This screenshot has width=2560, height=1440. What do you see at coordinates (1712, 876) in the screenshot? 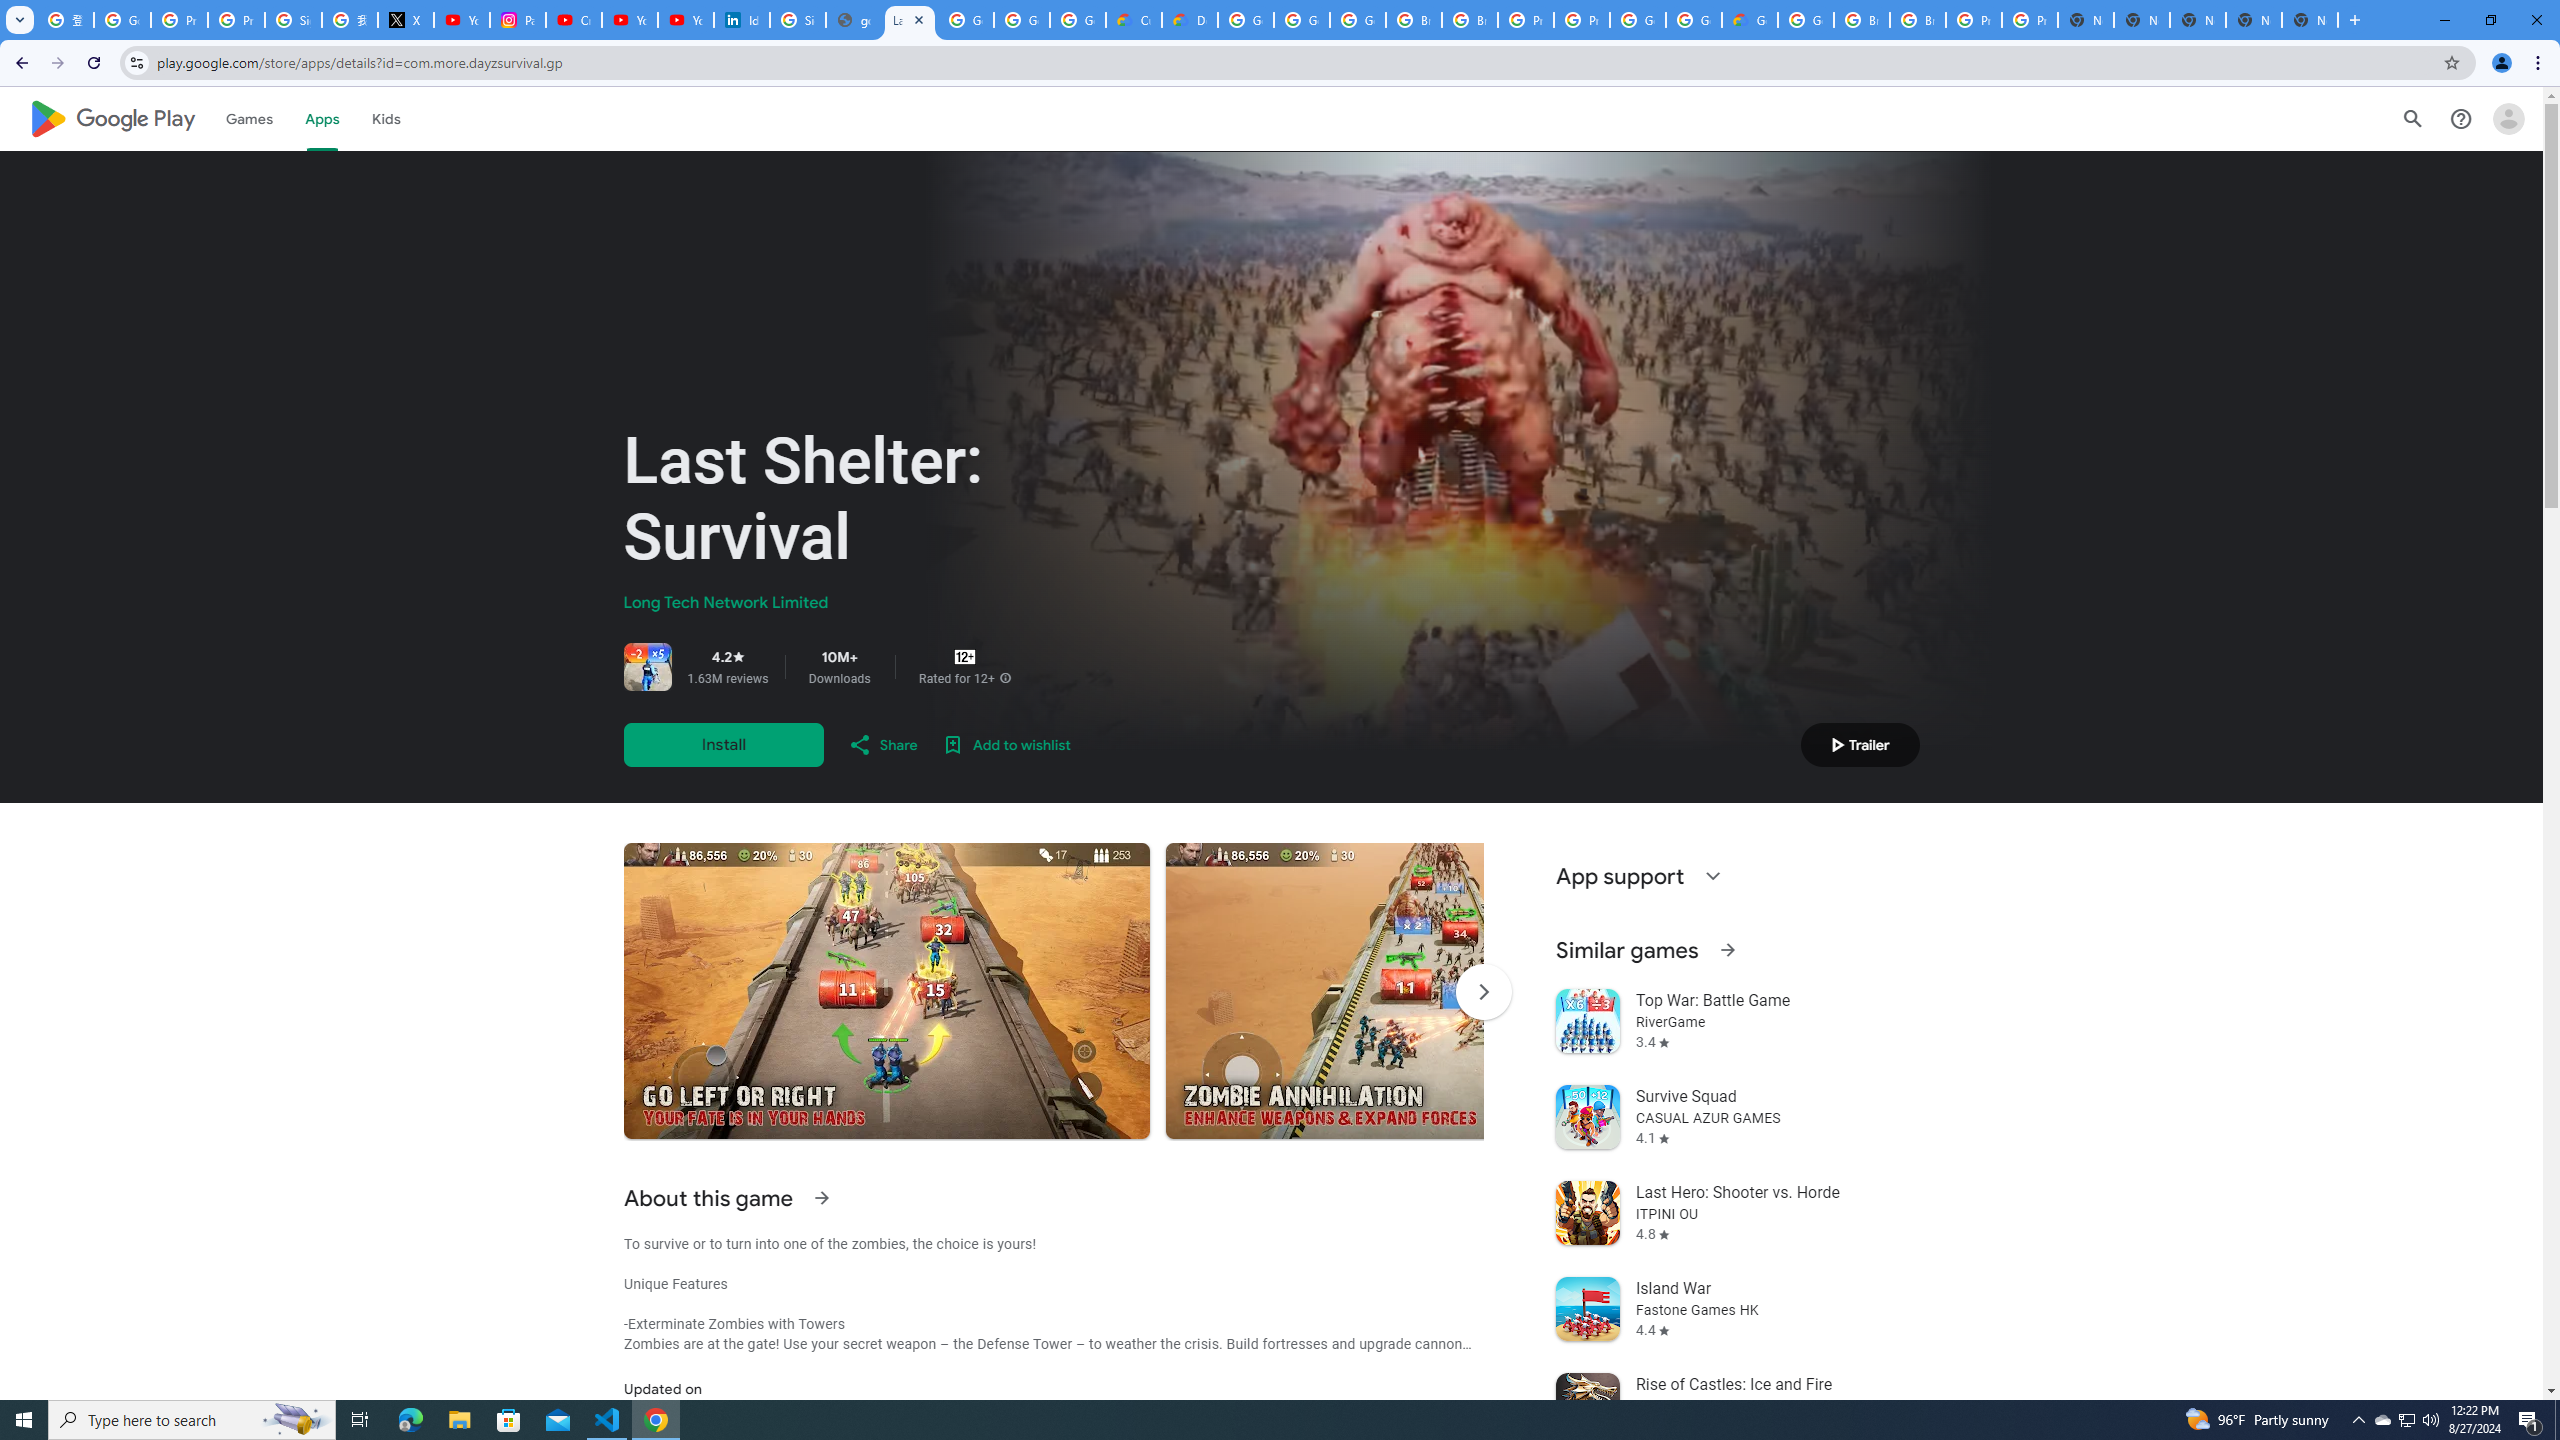
I see `'Expand'` at bounding box center [1712, 876].